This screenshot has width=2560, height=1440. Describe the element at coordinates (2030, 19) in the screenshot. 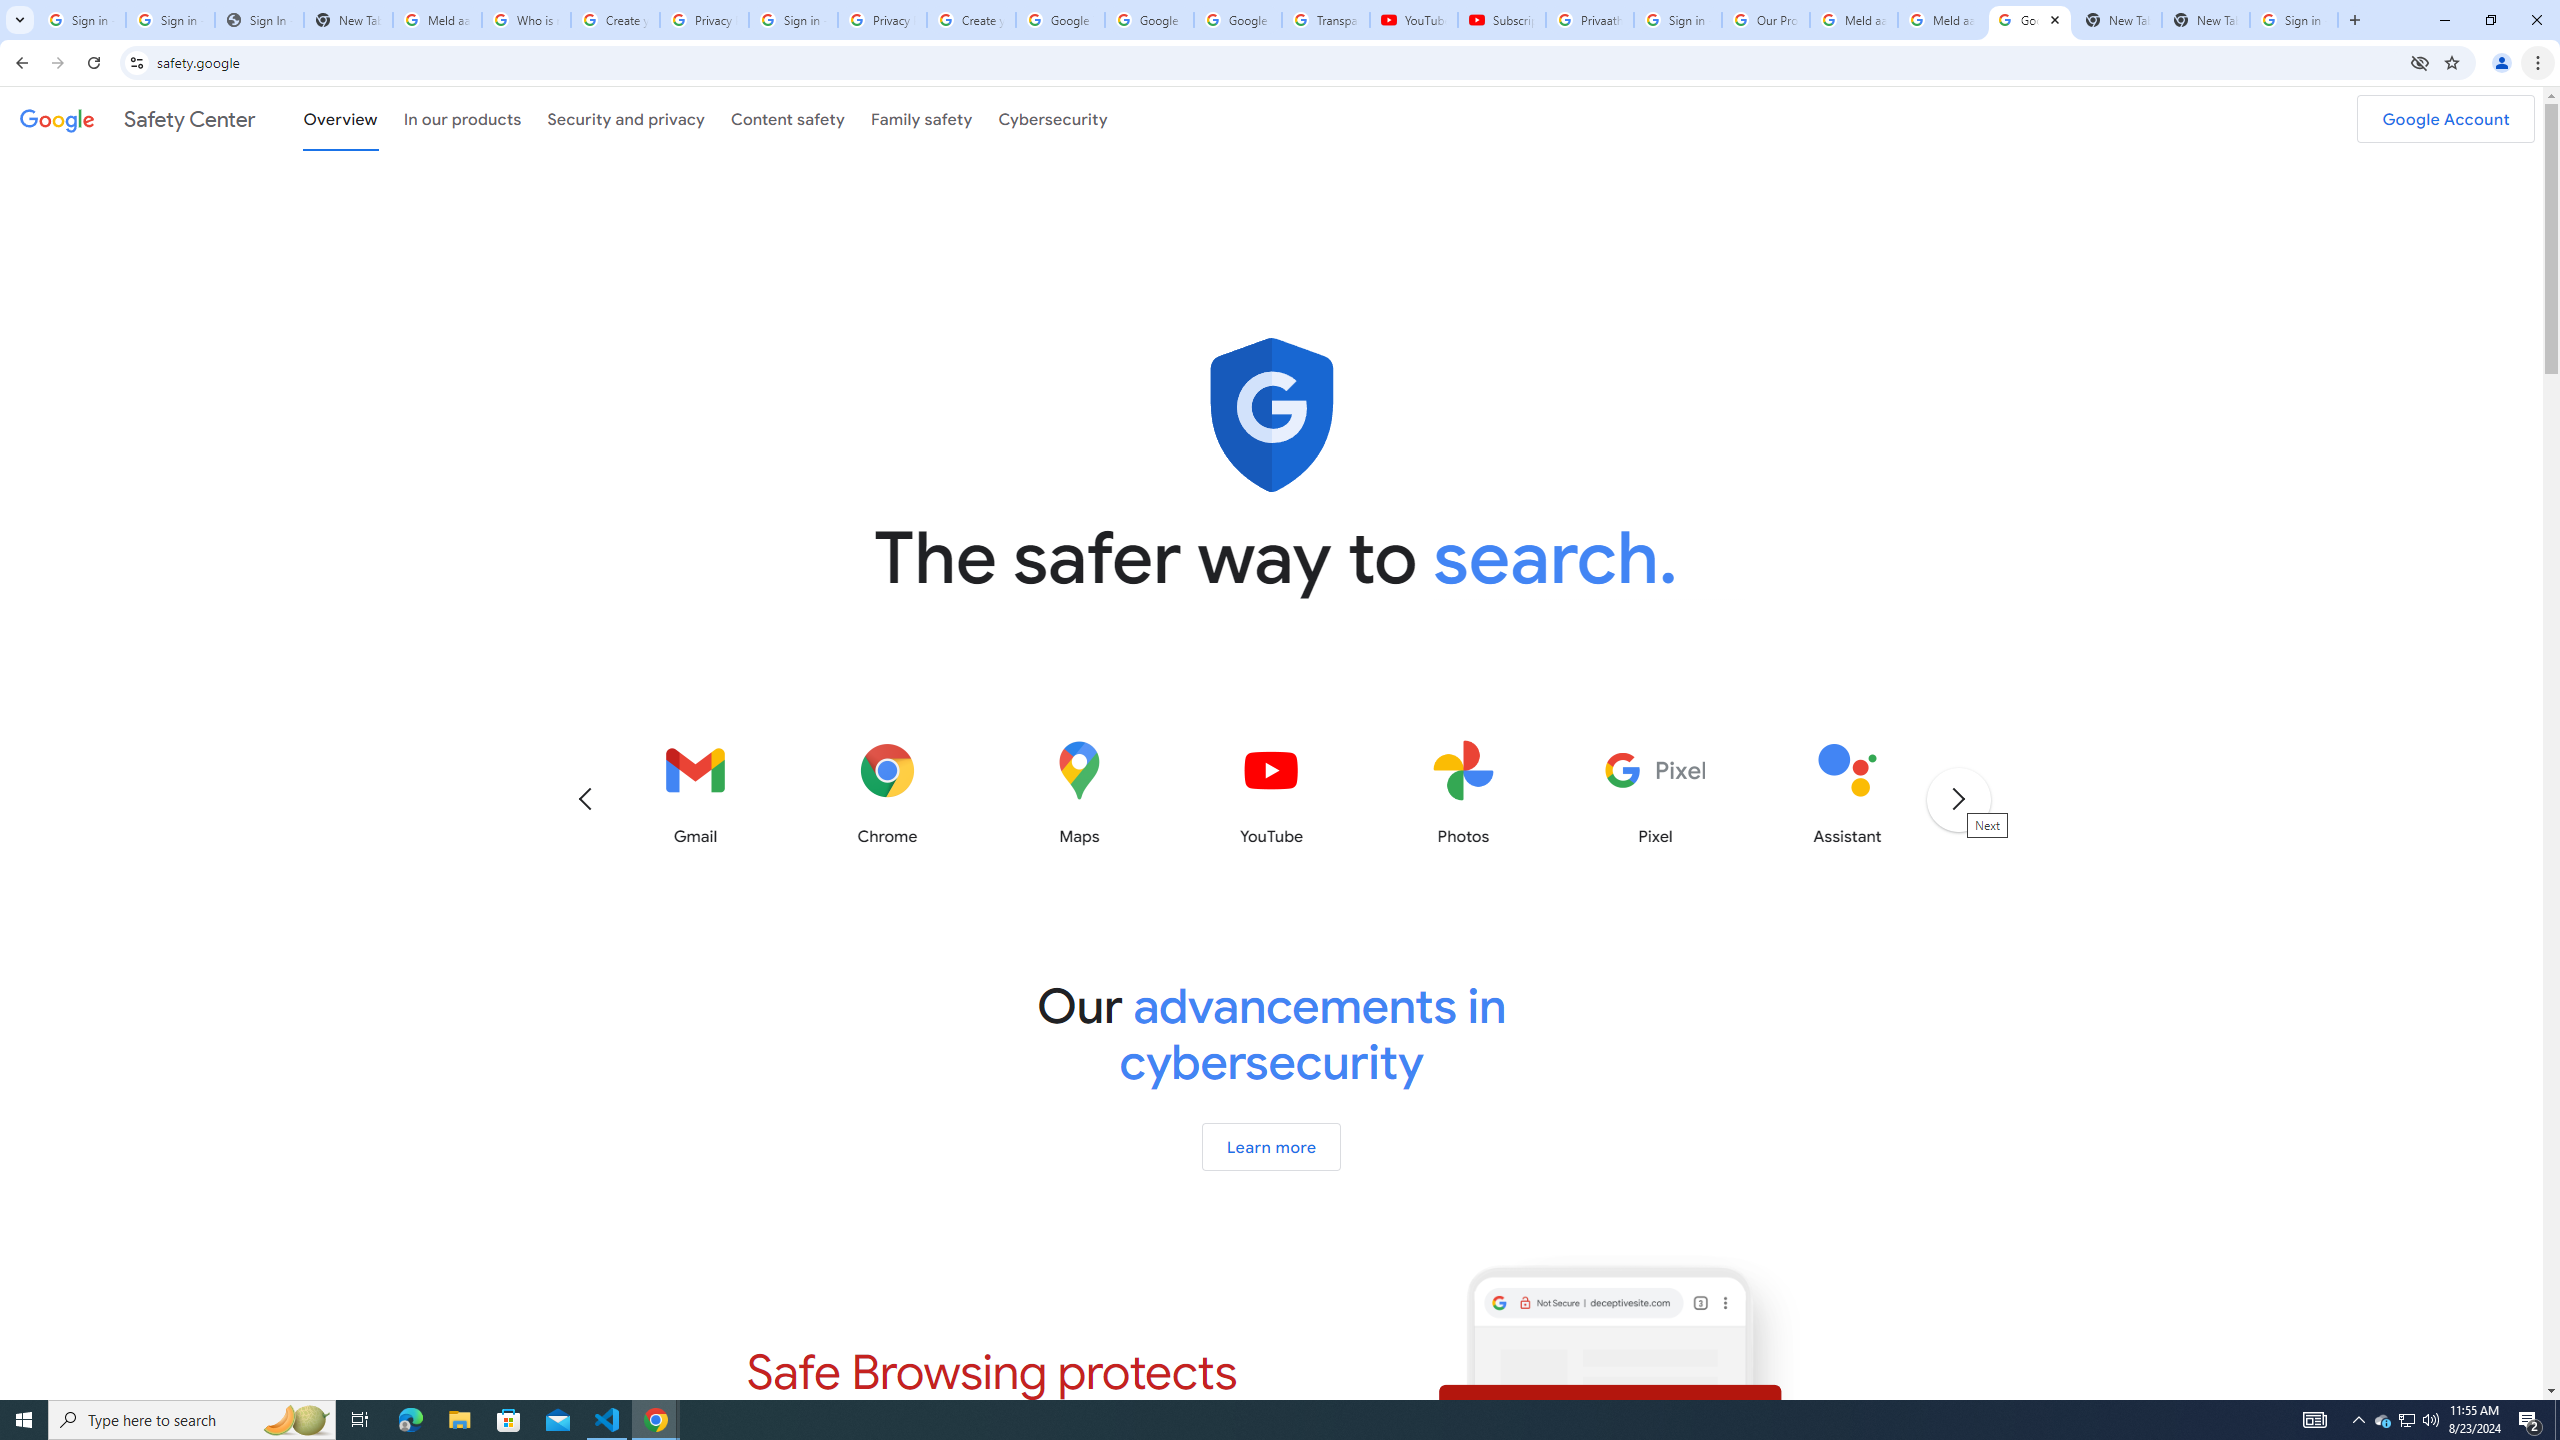

I see `'Google Safety Center - Stay Safer Online'` at that location.